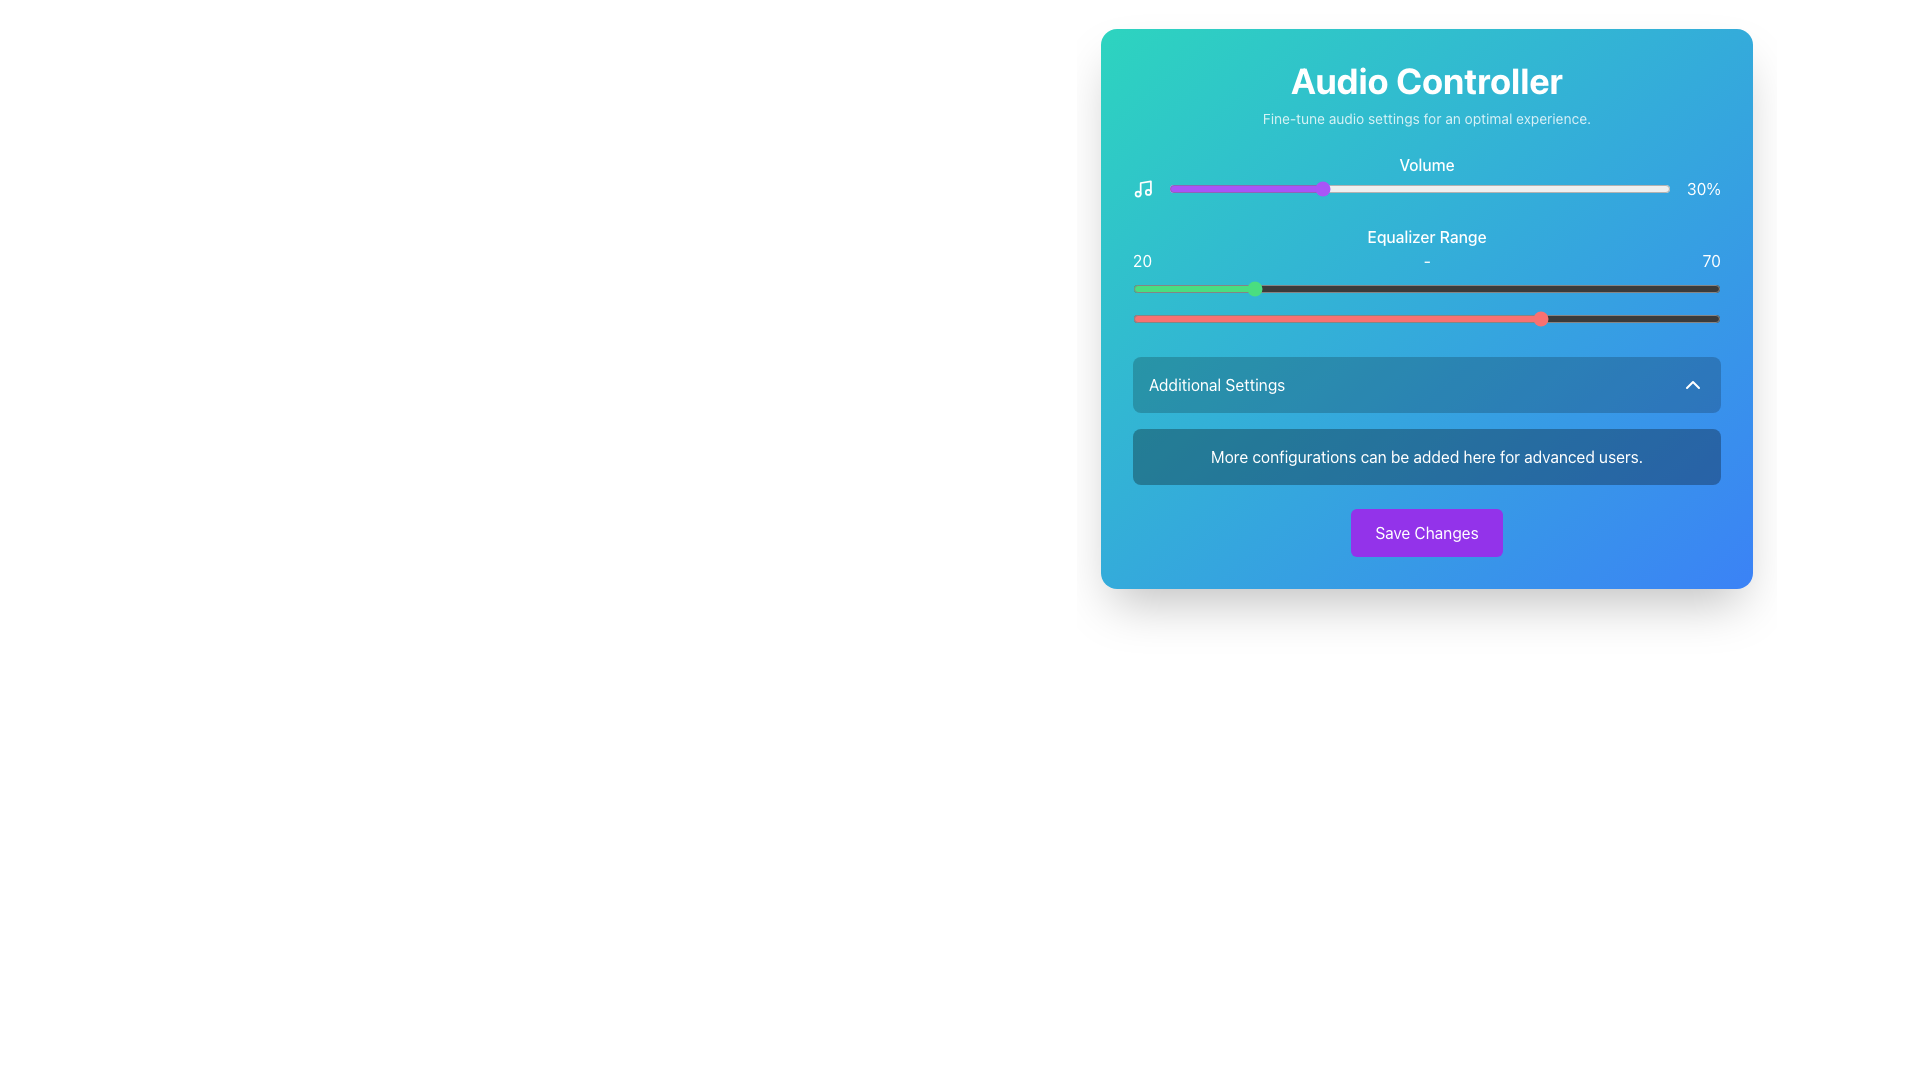 Image resolution: width=1920 pixels, height=1080 pixels. I want to click on the volume slider, so click(1354, 189).